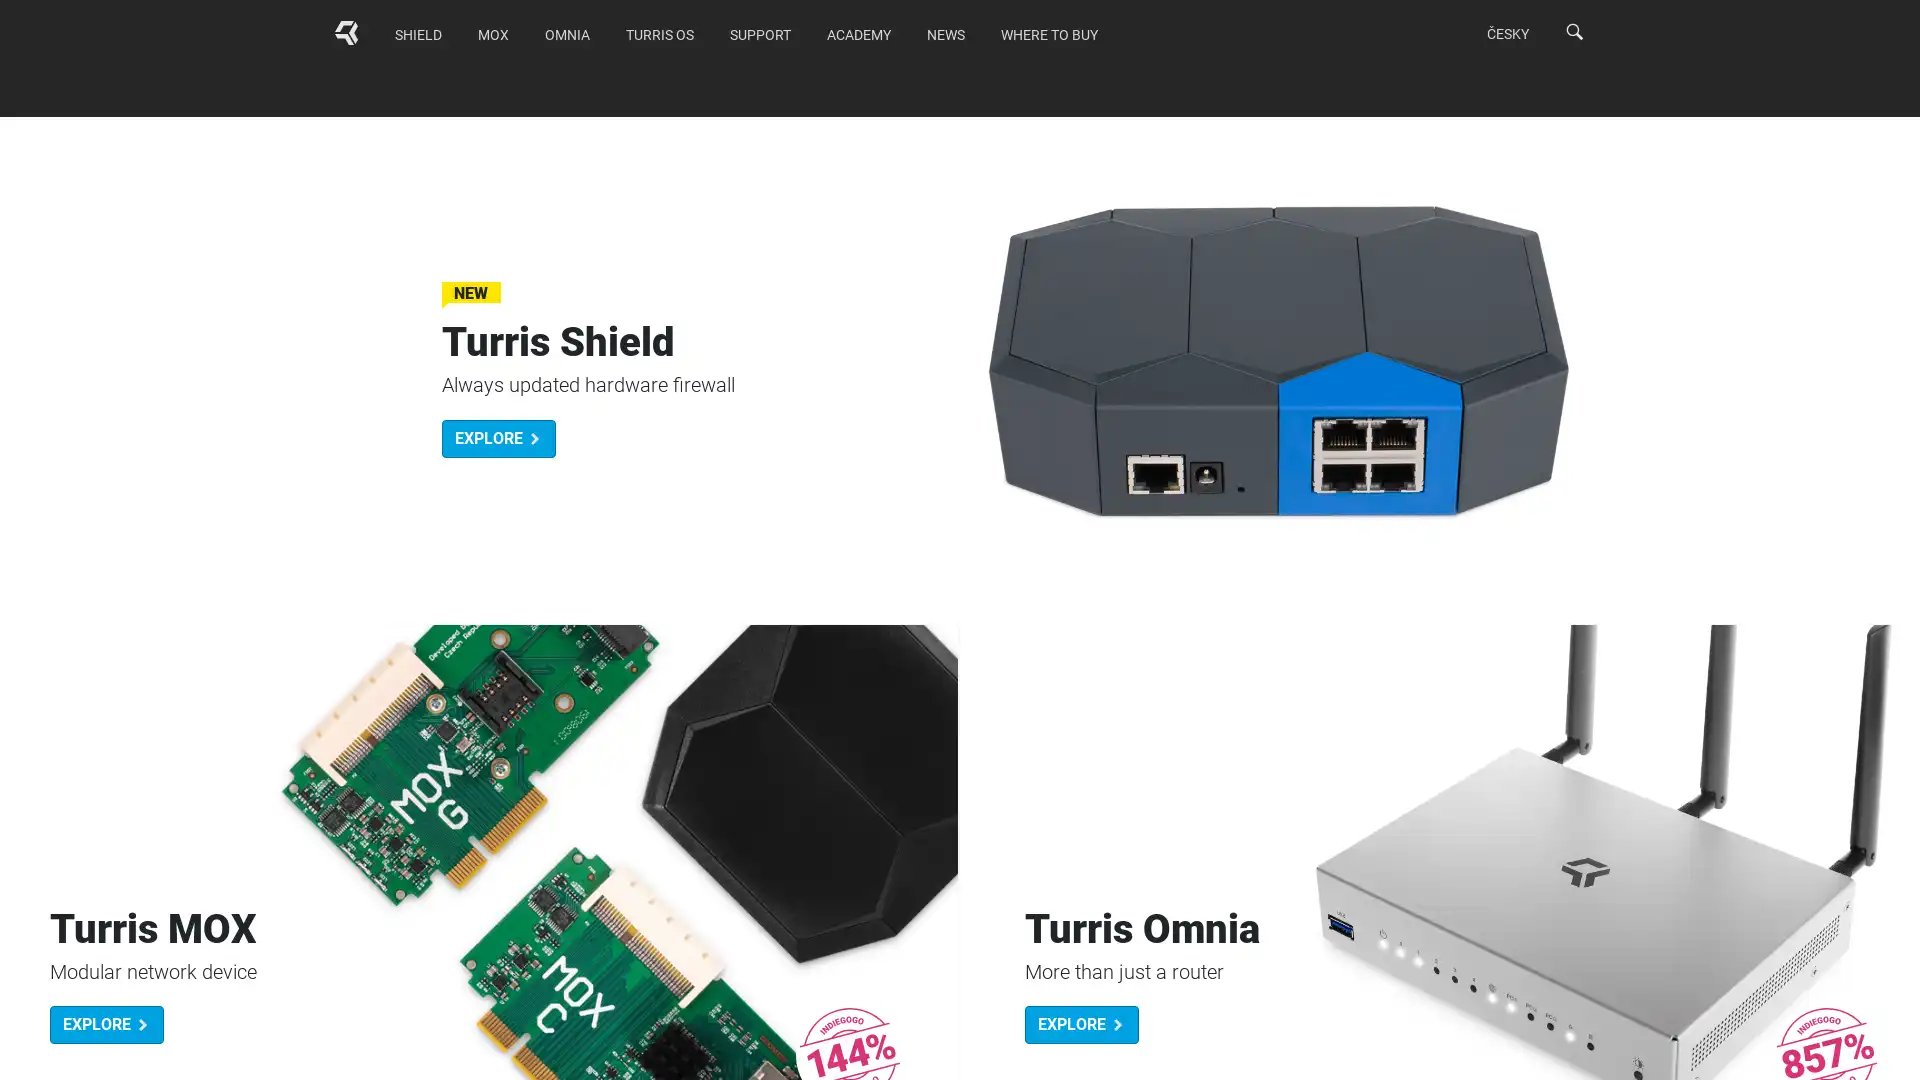  I want to click on Search icon, so click(1573, 31).